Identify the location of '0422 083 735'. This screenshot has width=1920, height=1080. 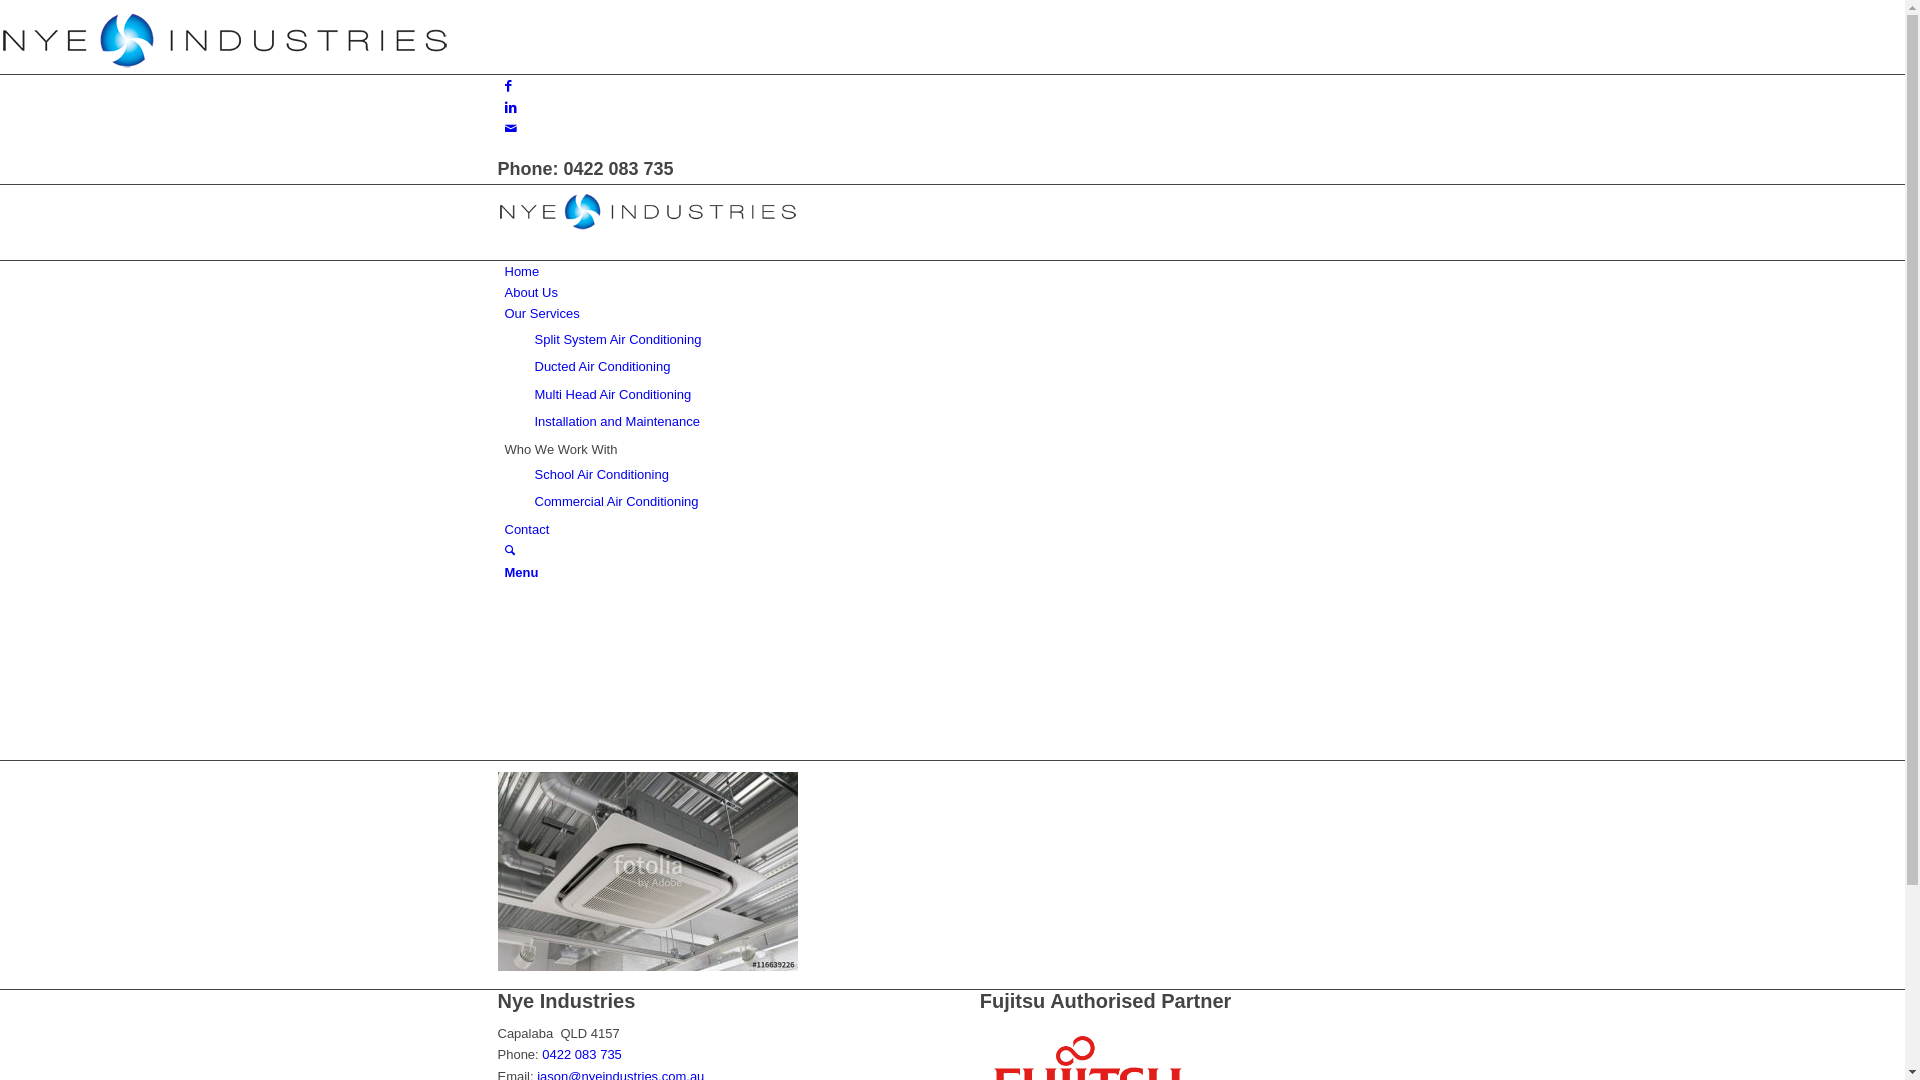
(542, 1053).